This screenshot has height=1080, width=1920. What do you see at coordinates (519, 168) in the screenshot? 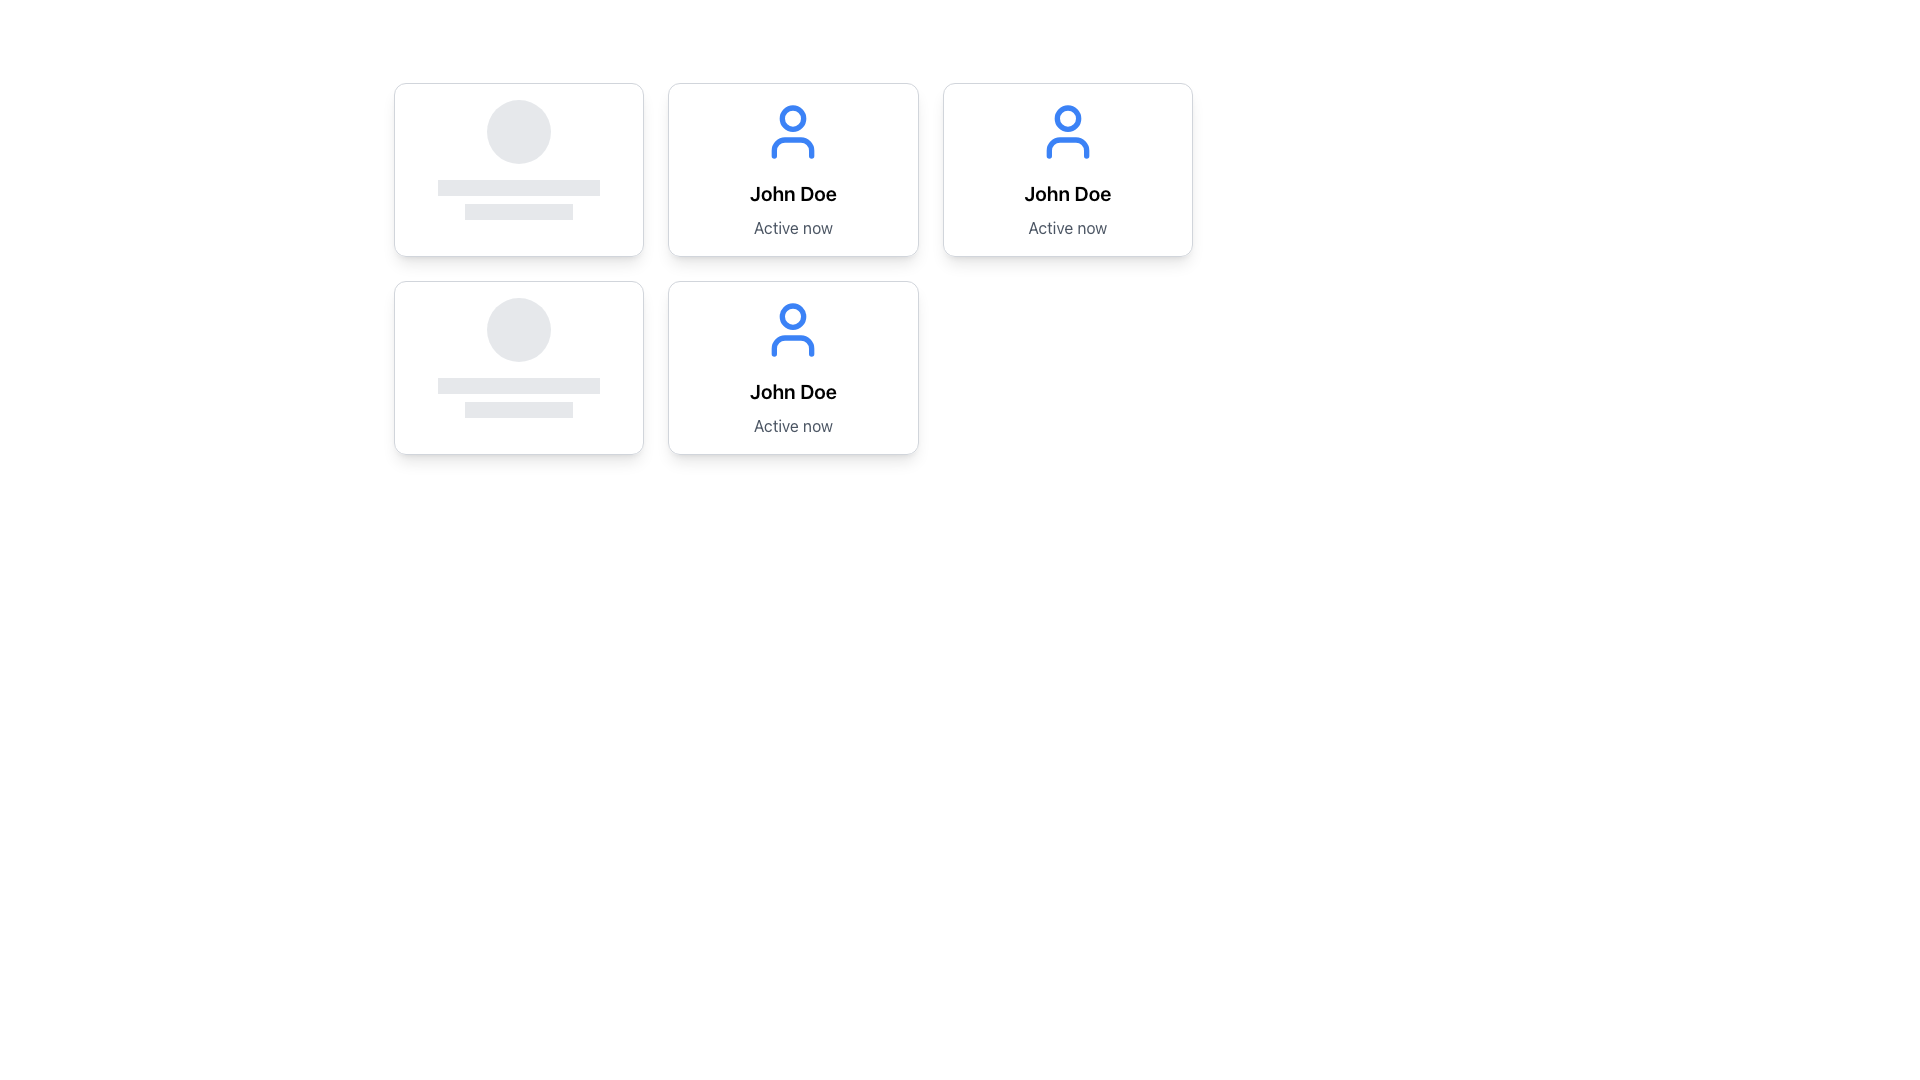
I see `the first user card in the top-left corner of the grid layout, which serves as a decorative placeholder` at bounding box center [519, 168].